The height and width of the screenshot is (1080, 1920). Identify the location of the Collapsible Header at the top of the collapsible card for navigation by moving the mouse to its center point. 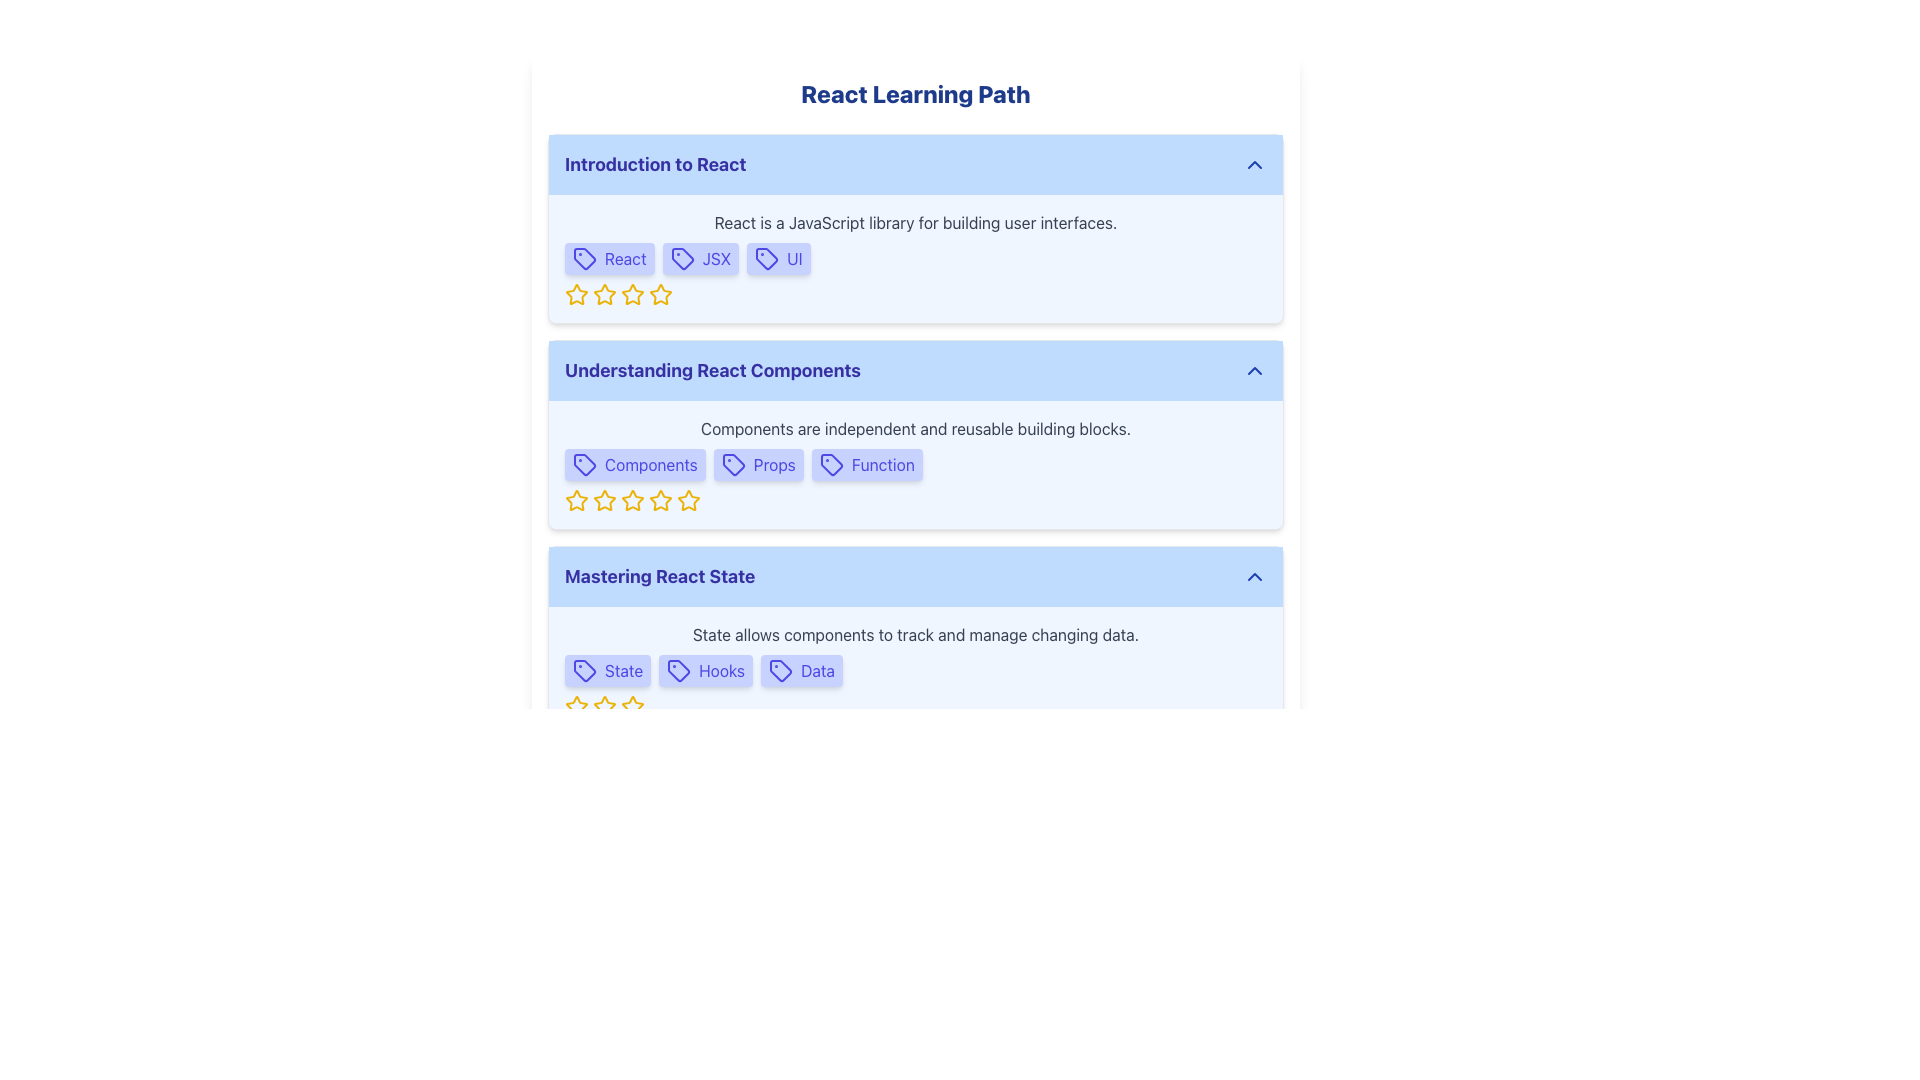
(915, 164).